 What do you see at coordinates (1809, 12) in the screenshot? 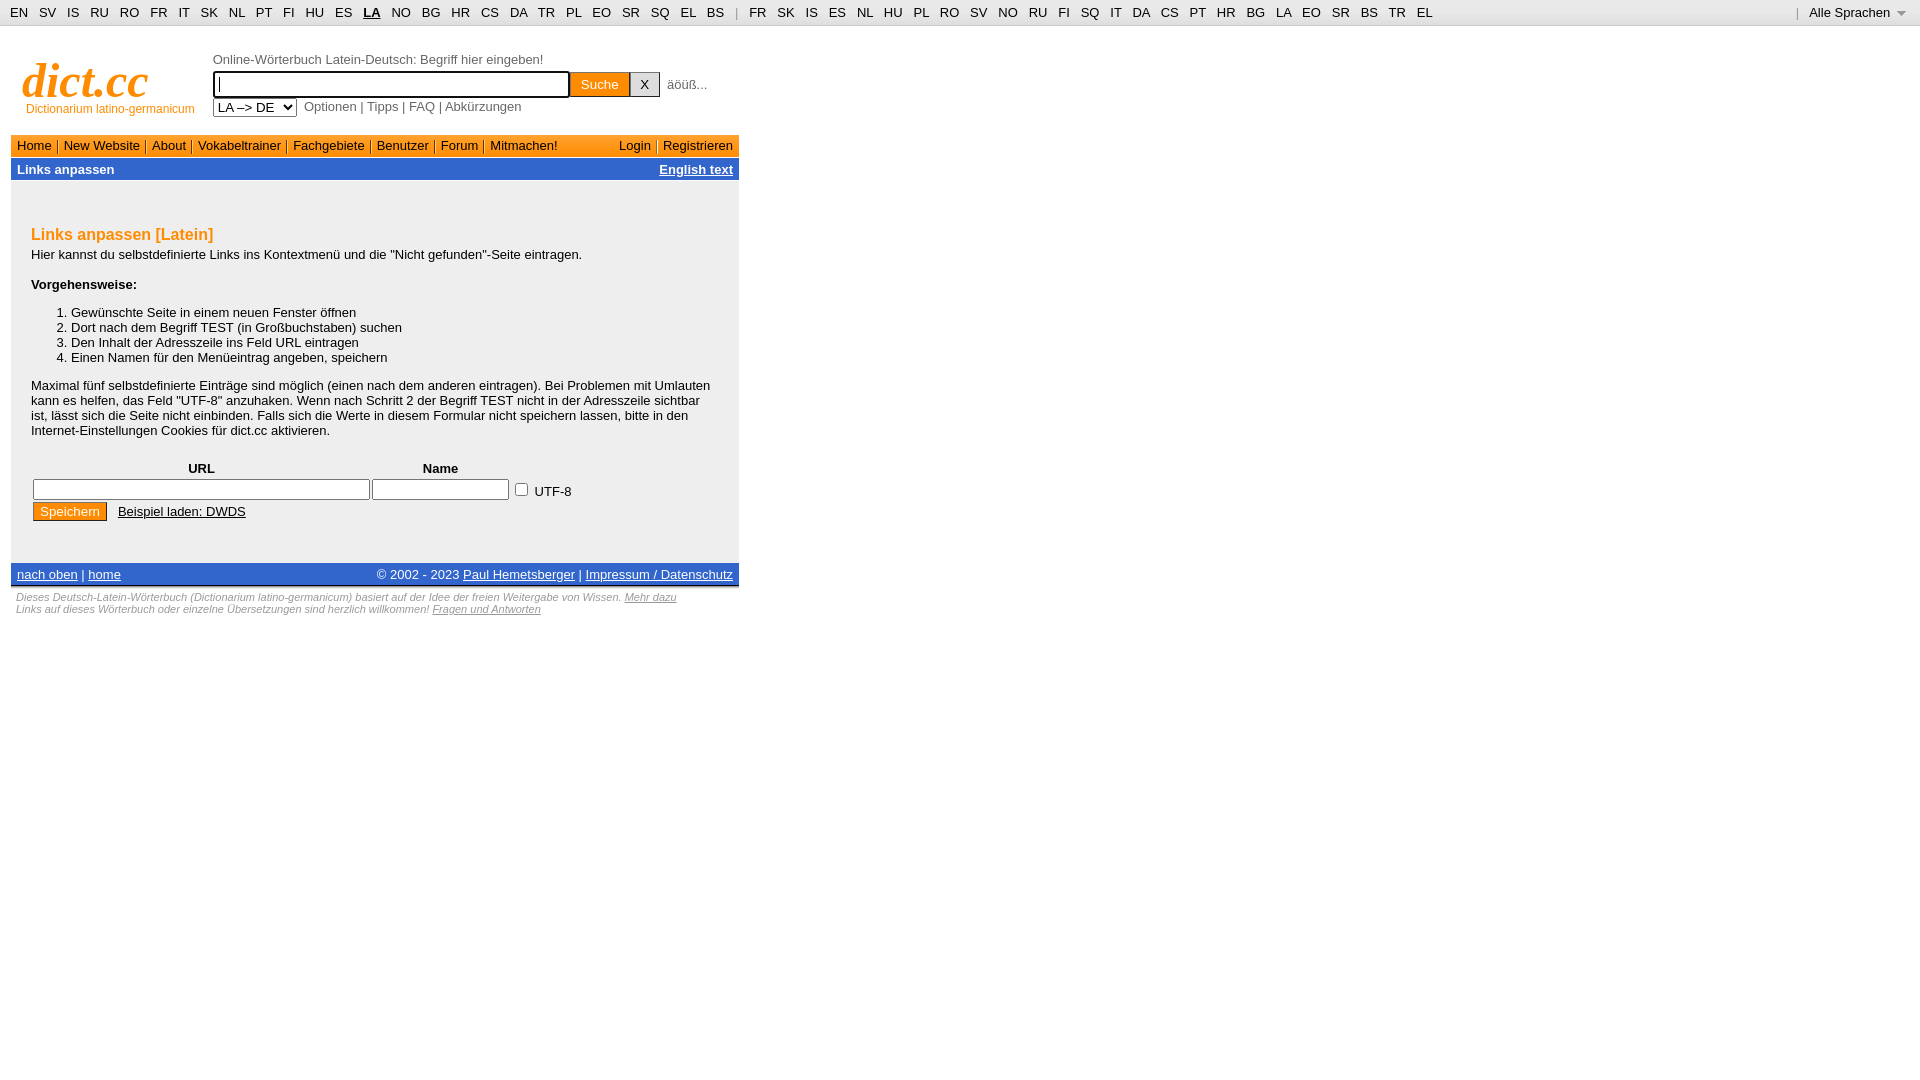
I see `'Alle Sprachen '` at bounding box center [1809, 12].